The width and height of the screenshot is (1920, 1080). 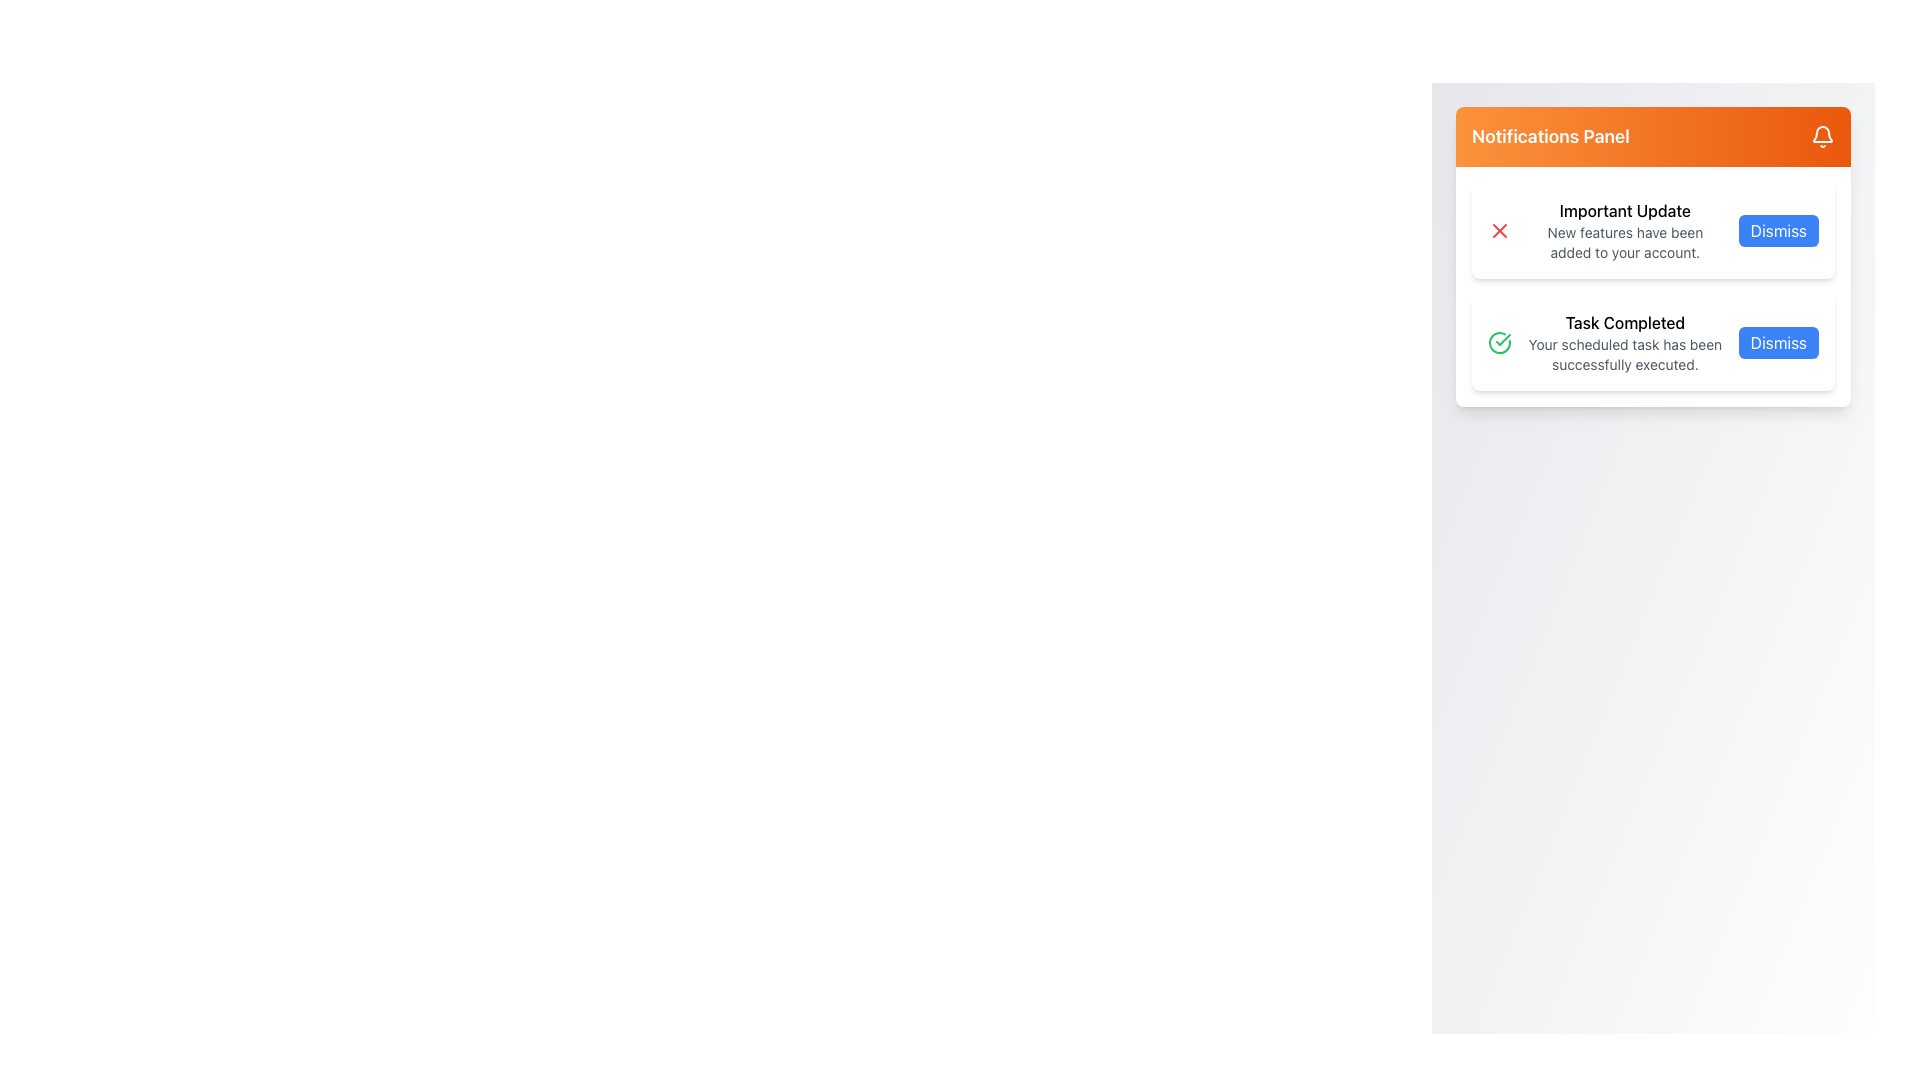 What do you see at coordinates (1503, 338) in the screenshot?
I see `the checkmark icon within the green circular icon located in the bottom notification titled 'Task Completed'` at bounding box center [1503, 338].